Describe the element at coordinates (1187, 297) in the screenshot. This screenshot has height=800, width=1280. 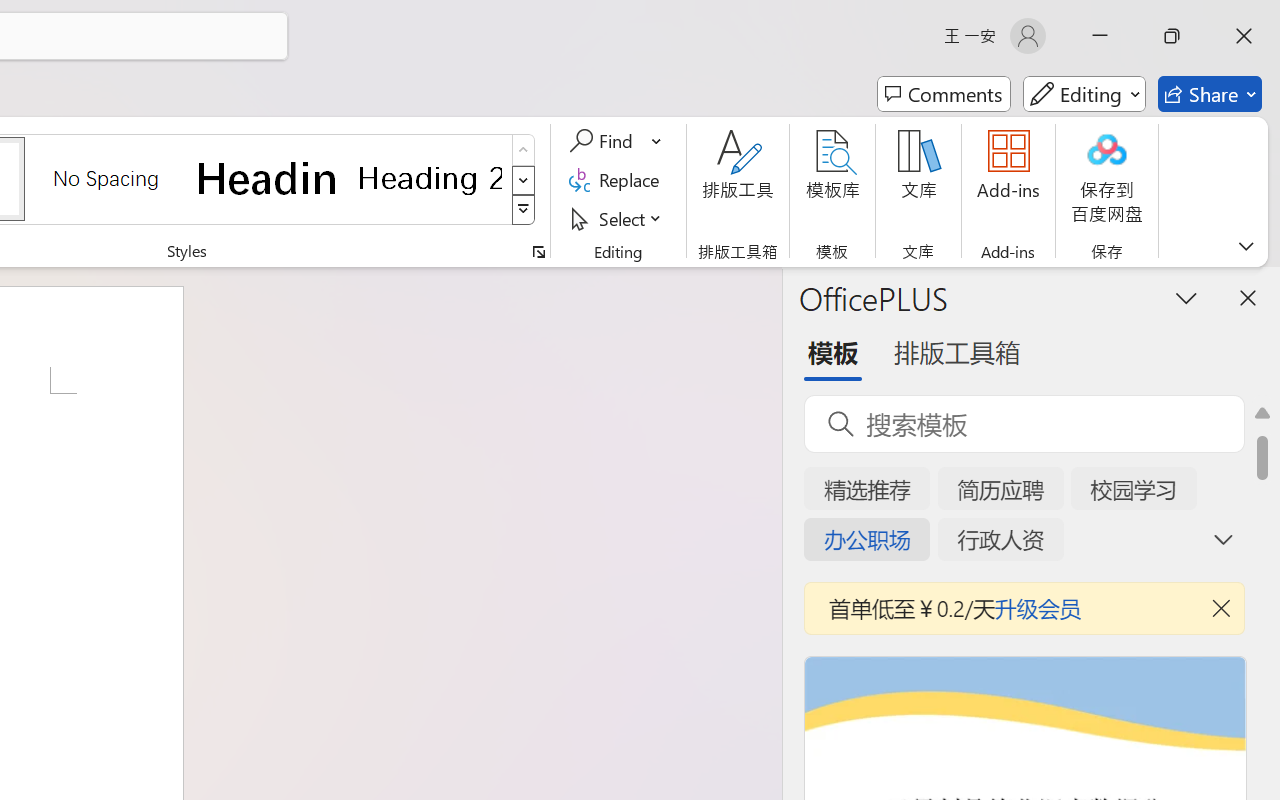
I see `'Task Pane Options'` at that location.